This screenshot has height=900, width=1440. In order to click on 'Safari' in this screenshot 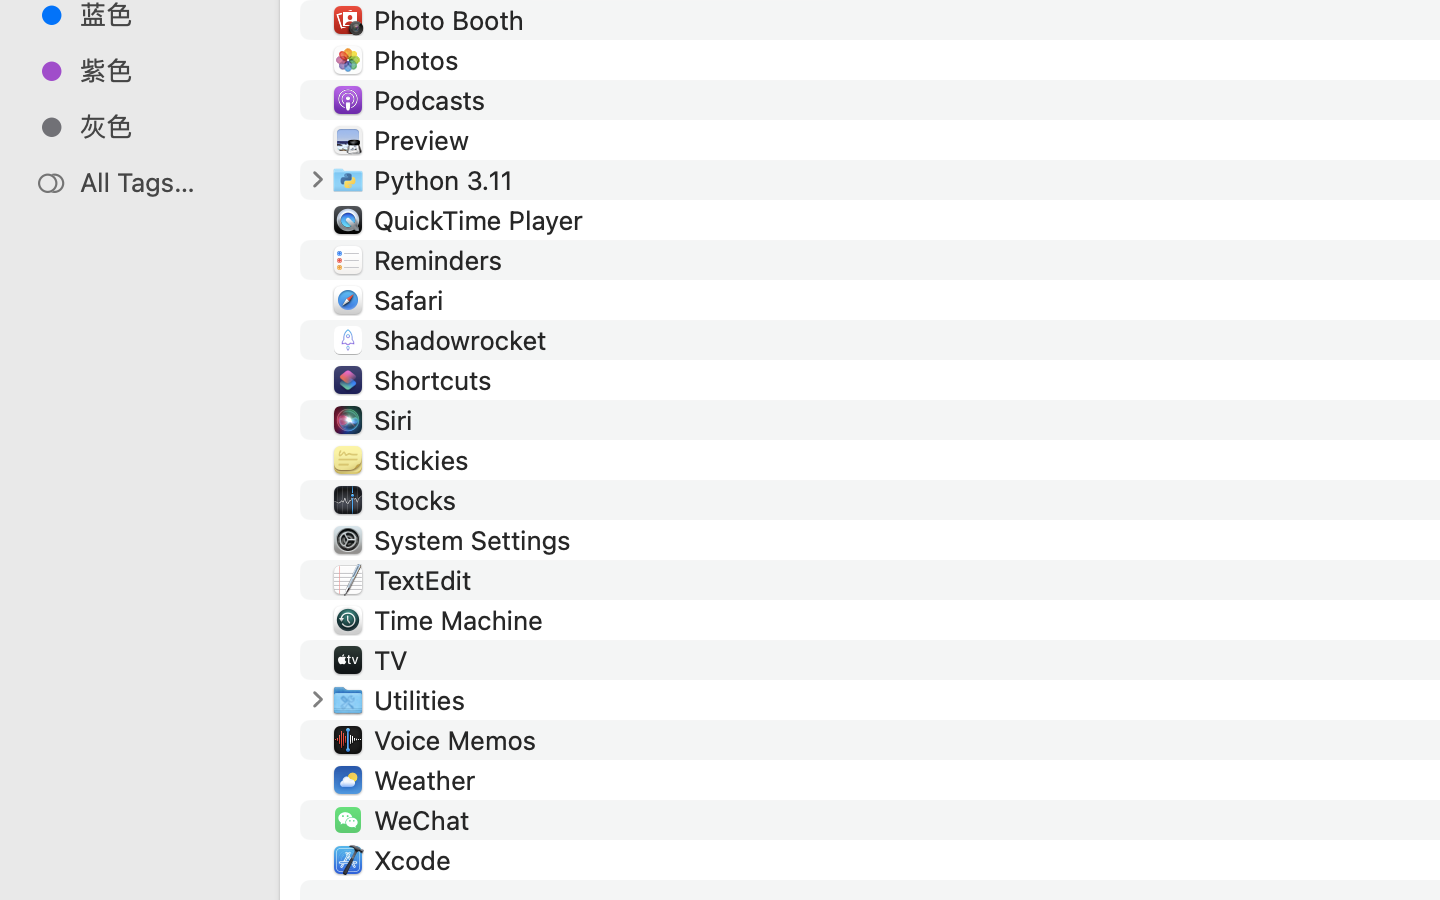, I will do `click(411, 298)`.